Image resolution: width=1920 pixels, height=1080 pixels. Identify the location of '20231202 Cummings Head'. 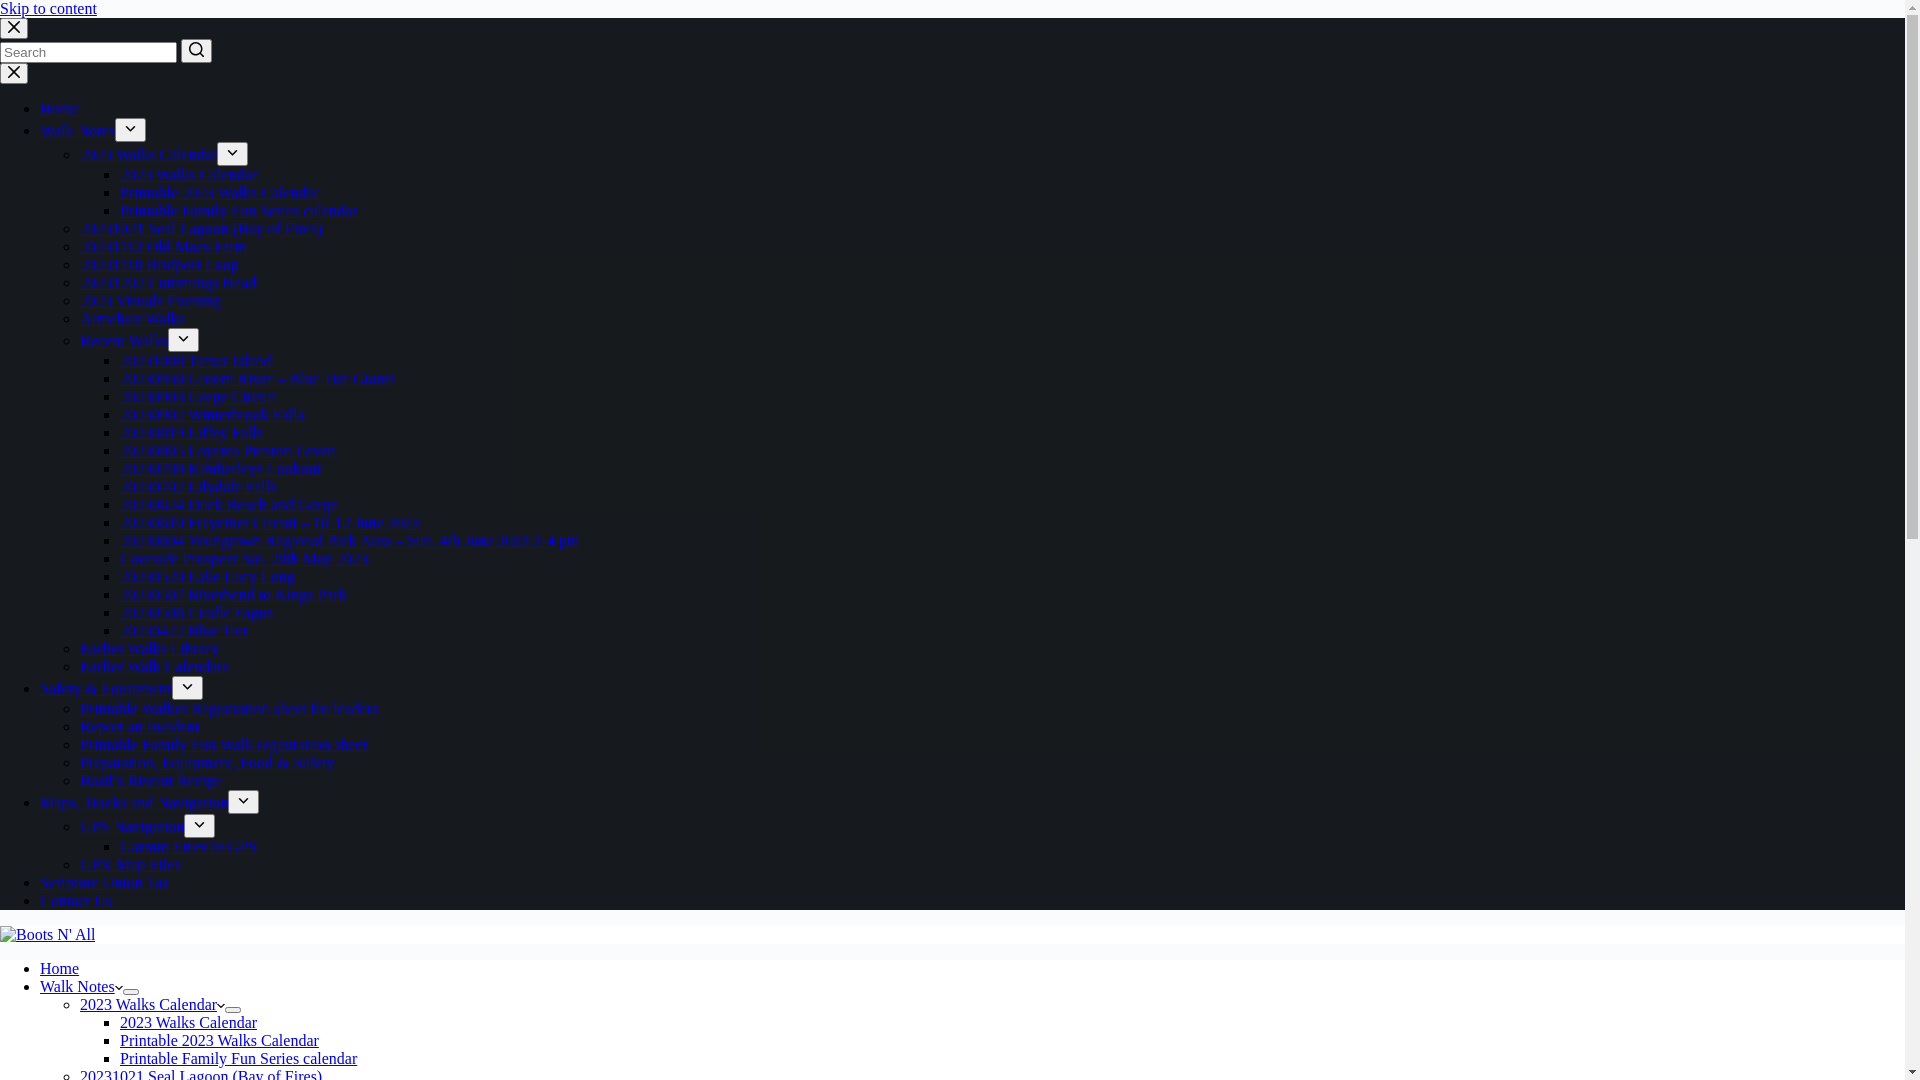
(80, 282).